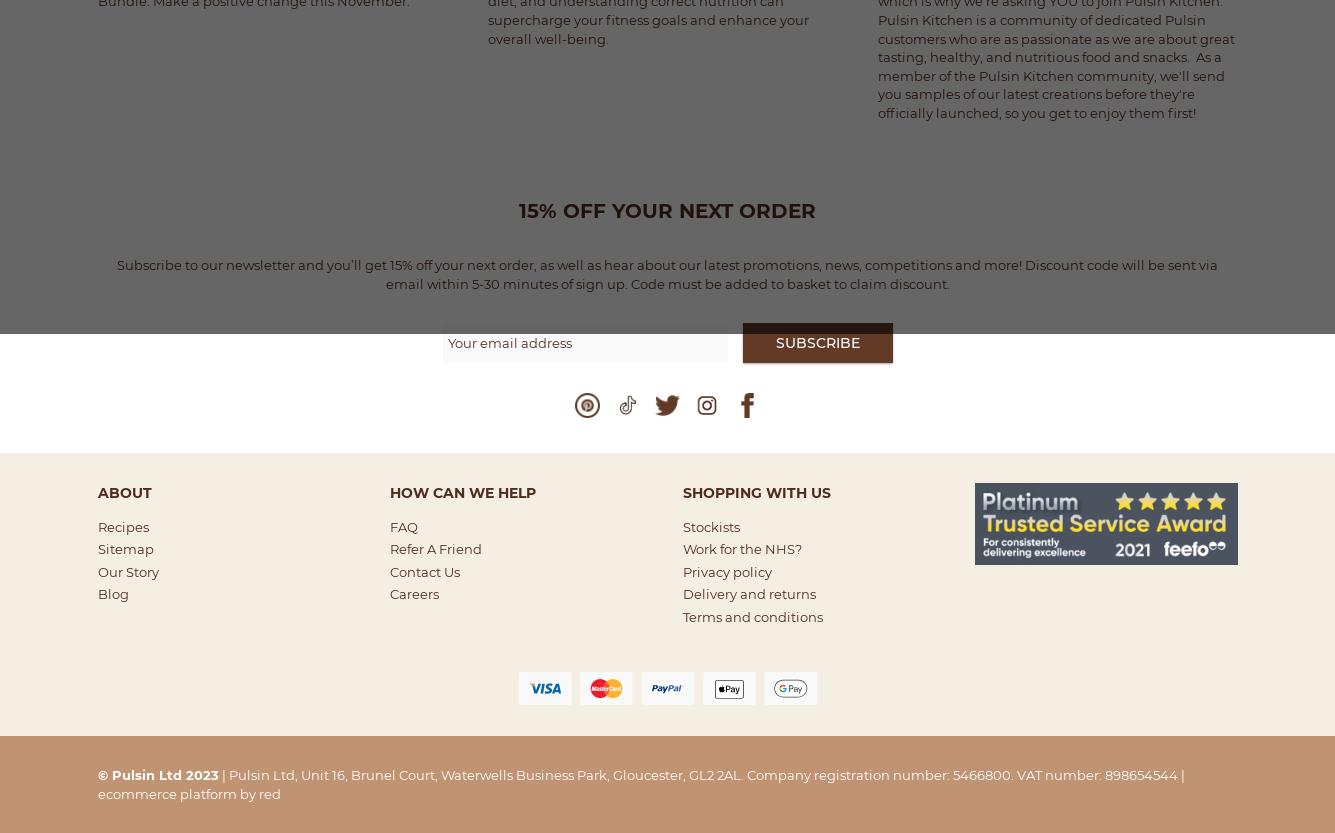 The width and height of the screenshot is (1335, 833). I want to click on 'Contact Us', so click(424, 570).